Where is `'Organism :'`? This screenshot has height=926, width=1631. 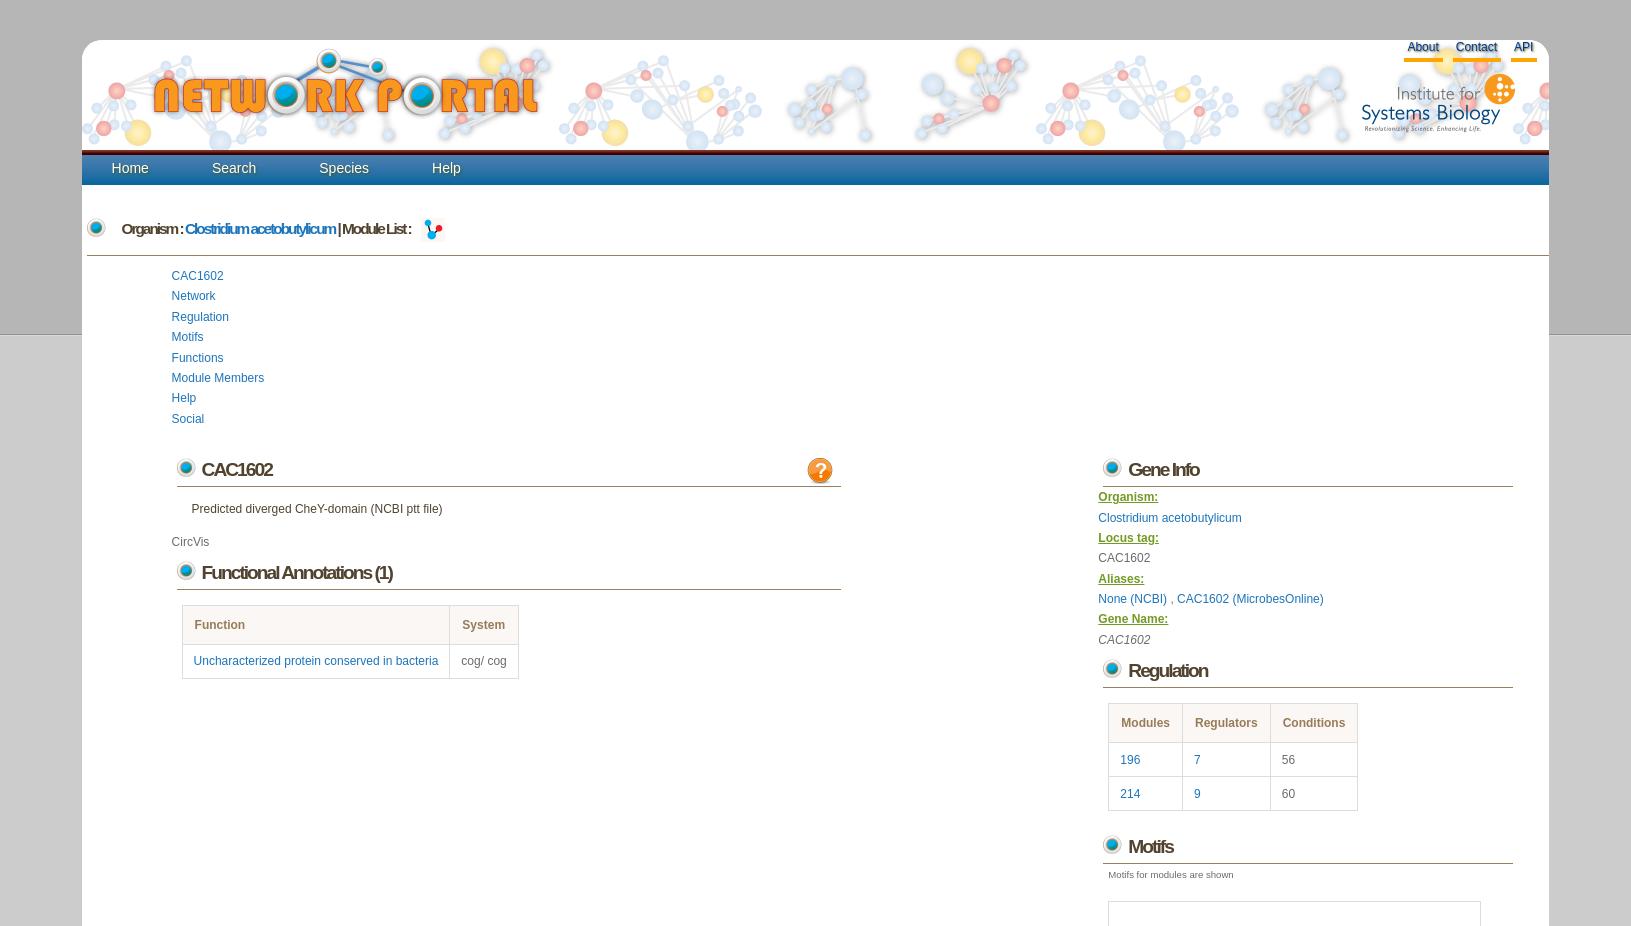 'Organism :' is located at coordinates (152, 227).